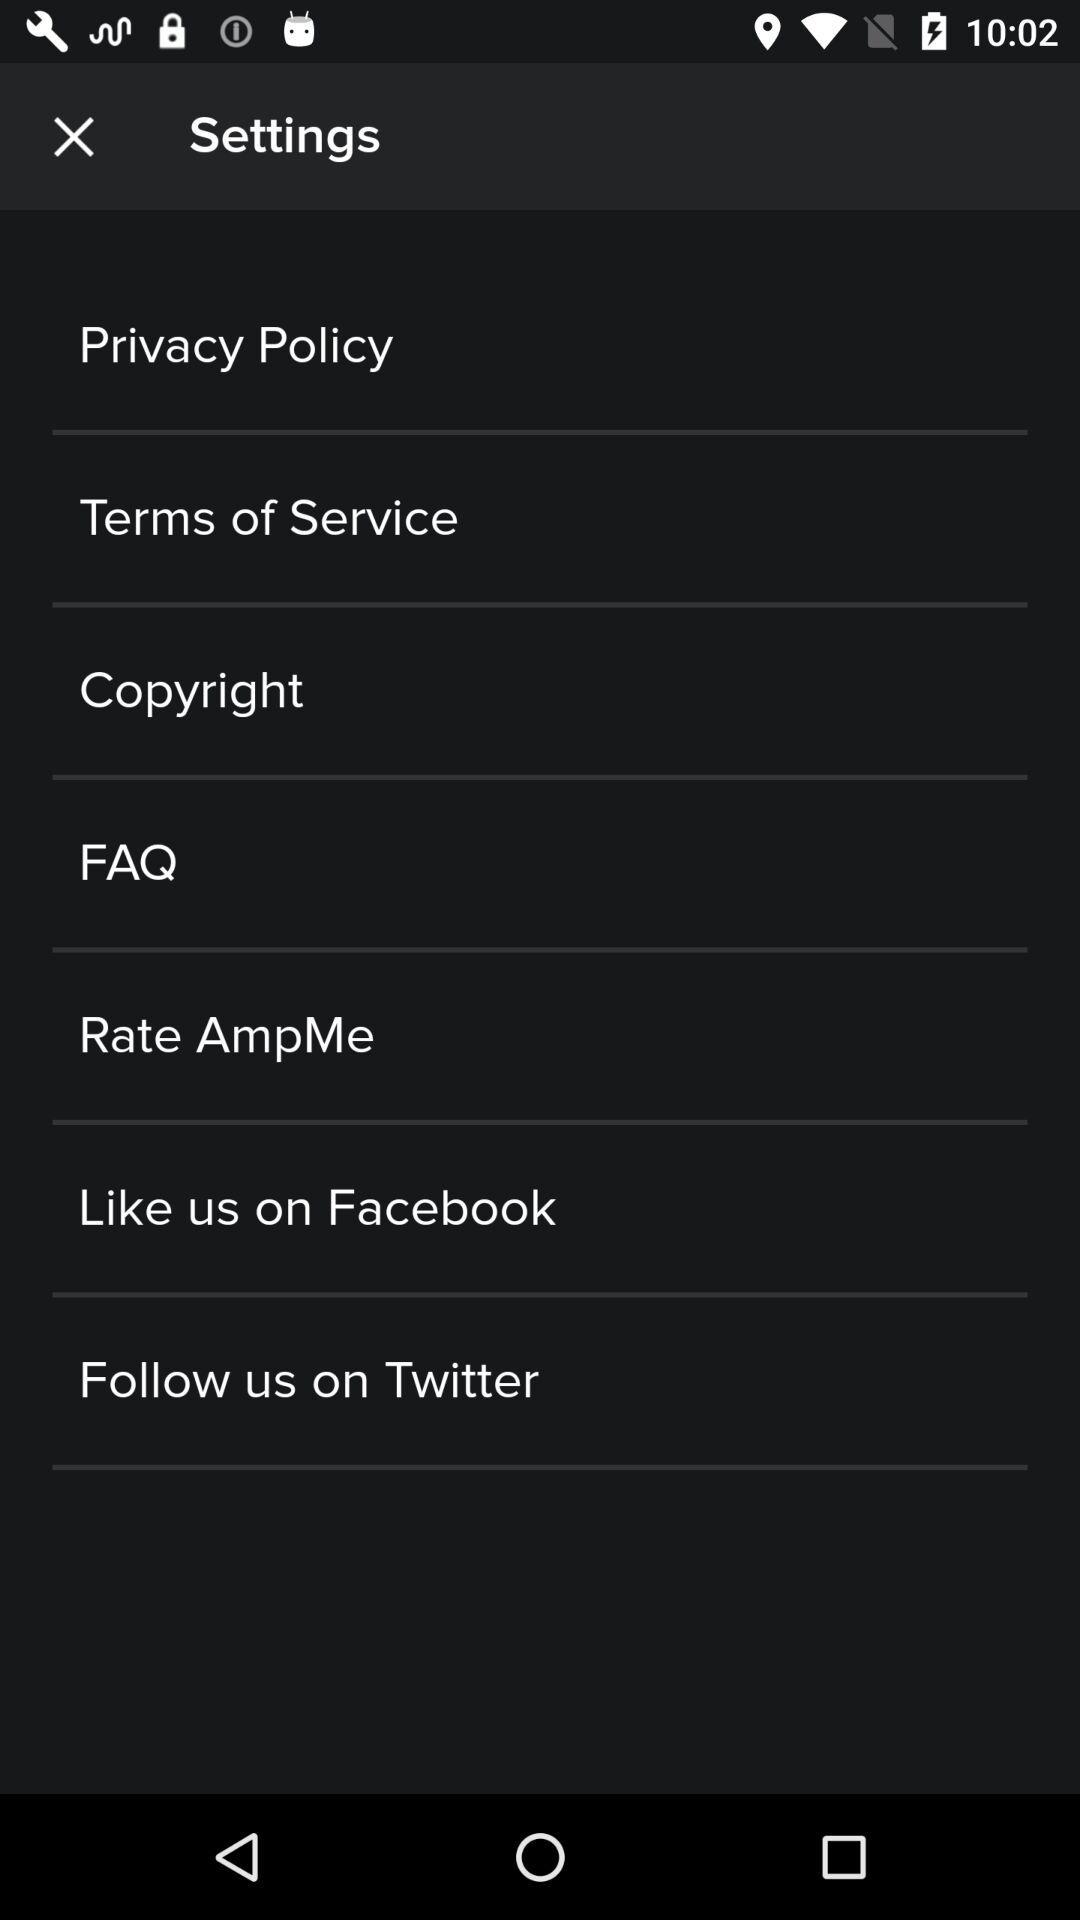 This screenshot has height=1920, width=1080. Describe the element at coordinates (540, 346) in the screenshot. I see `privacy policy` at that location.